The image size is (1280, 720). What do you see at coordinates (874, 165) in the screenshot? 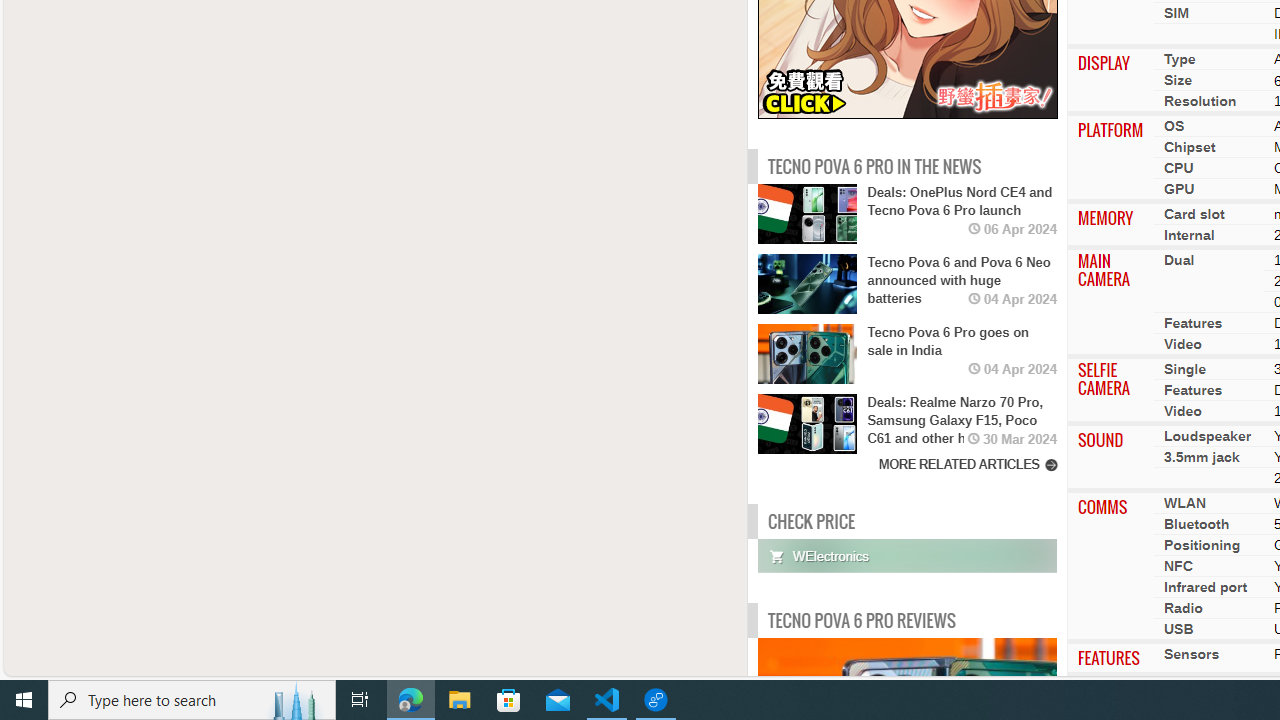
I see `'TECNO POVA 6 PRO IN THE NEWS'` at bounding box center [874, 165].